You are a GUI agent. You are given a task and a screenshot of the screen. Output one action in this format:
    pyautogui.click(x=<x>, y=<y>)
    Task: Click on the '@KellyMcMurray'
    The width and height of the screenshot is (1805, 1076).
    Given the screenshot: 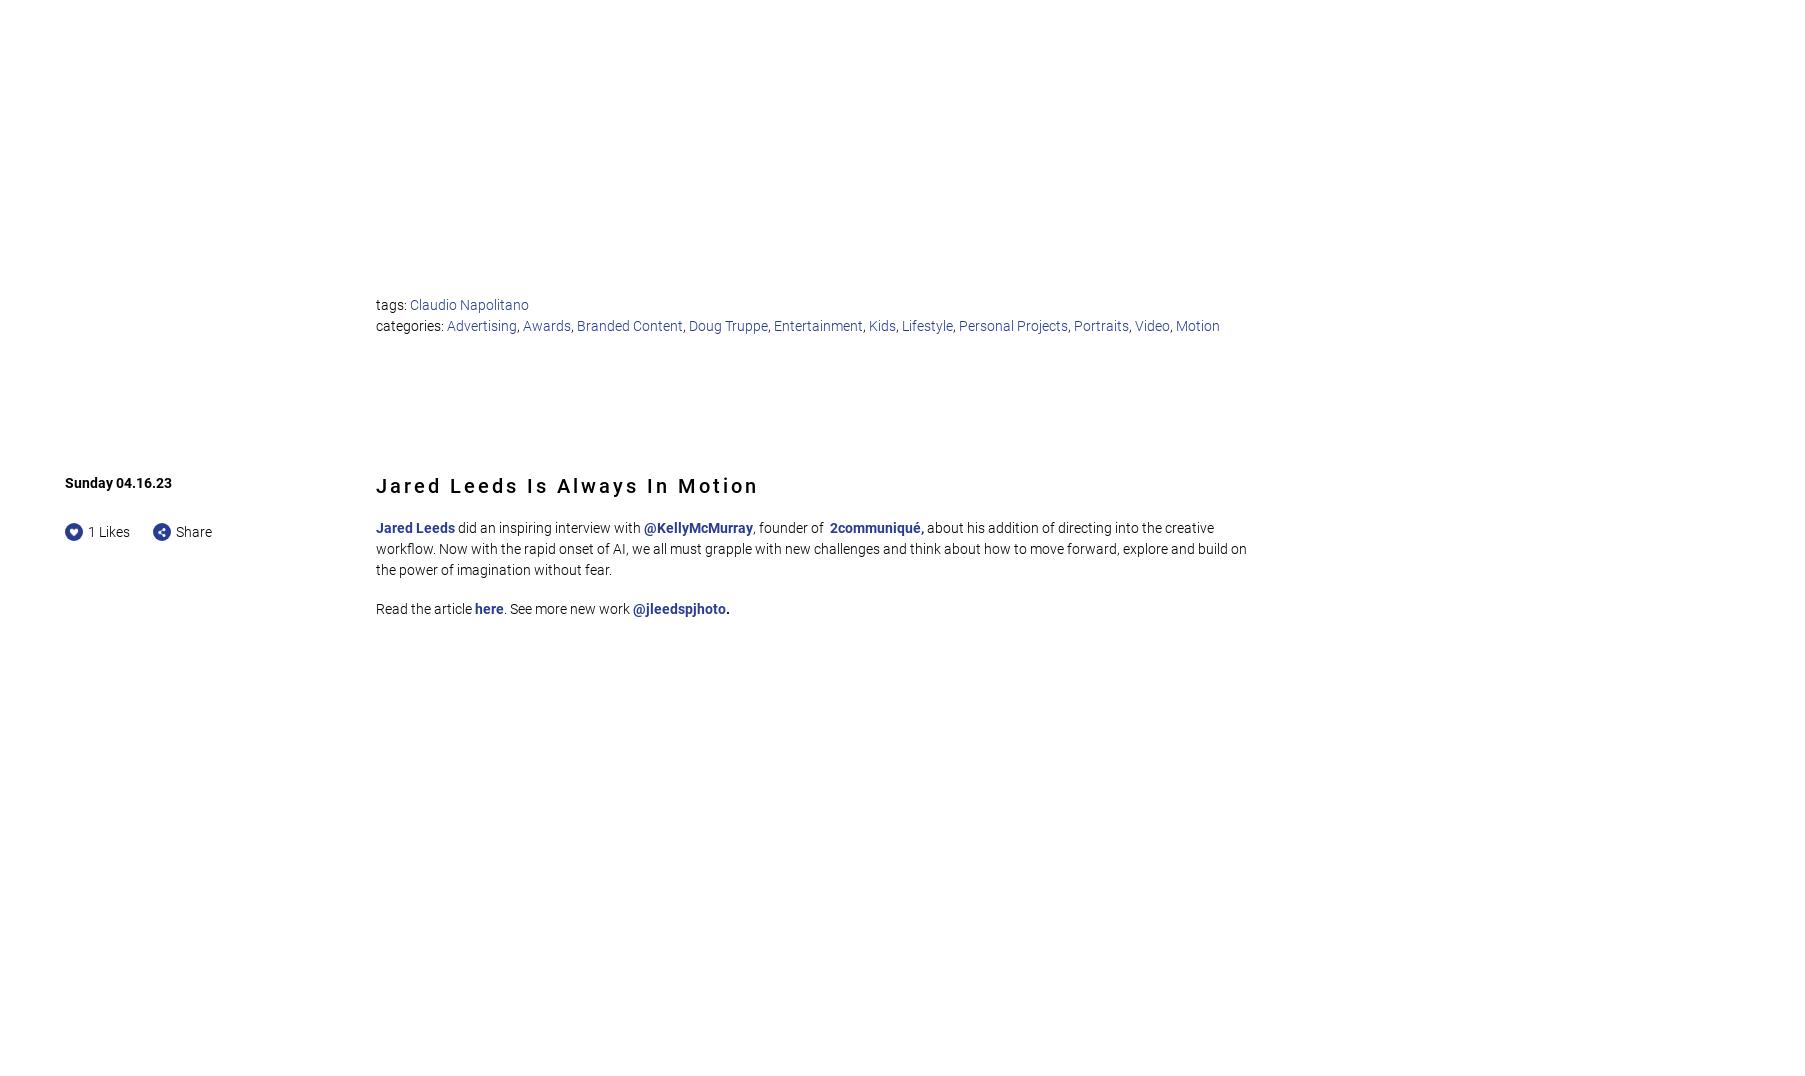 What is the action you would take?
    pyautogui.click(x=644, y=527)
    